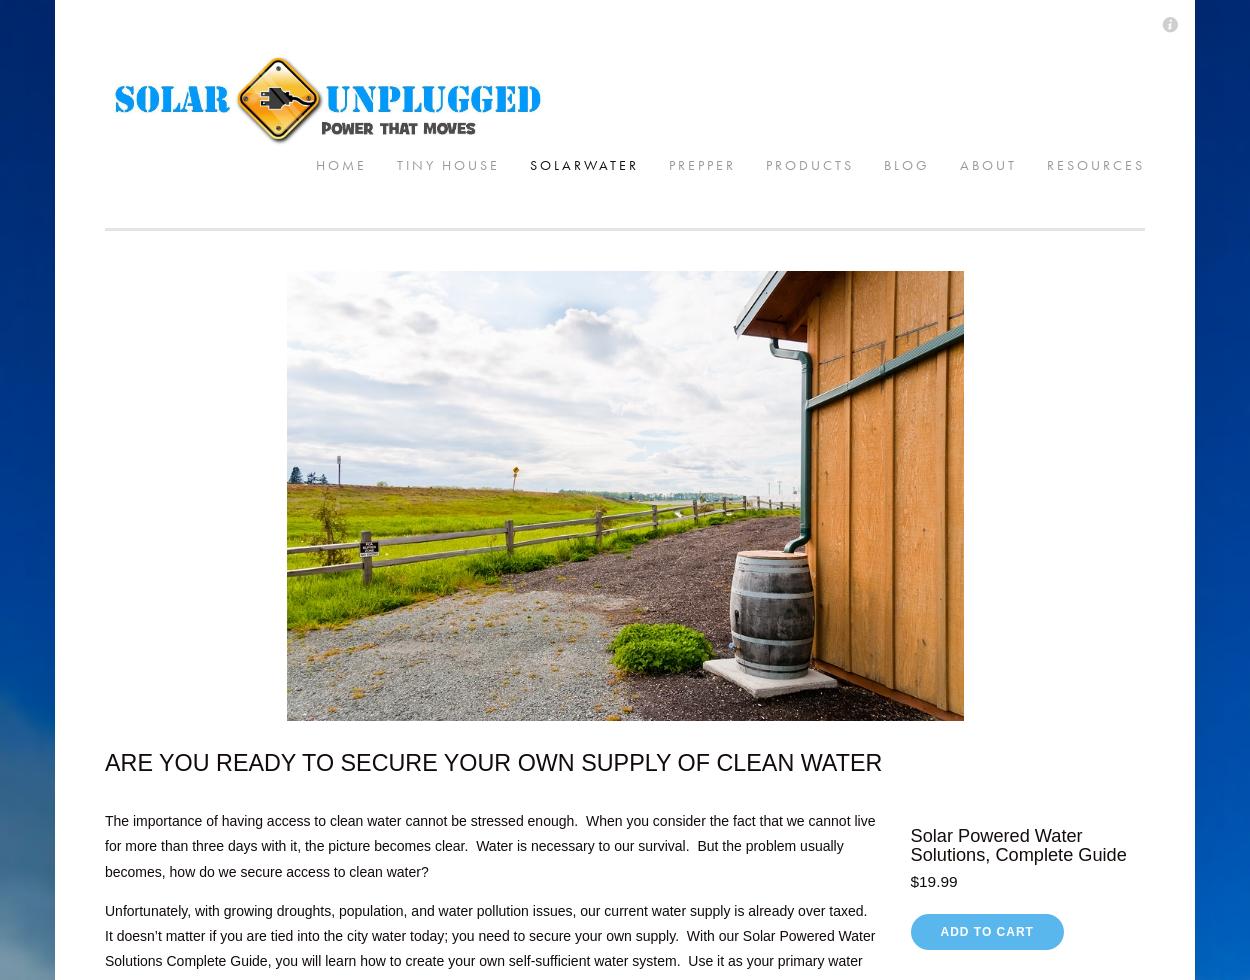  Describe the element at coordinates (985, 931) in the screenshot. I see `'Add To Cart'` at that location.